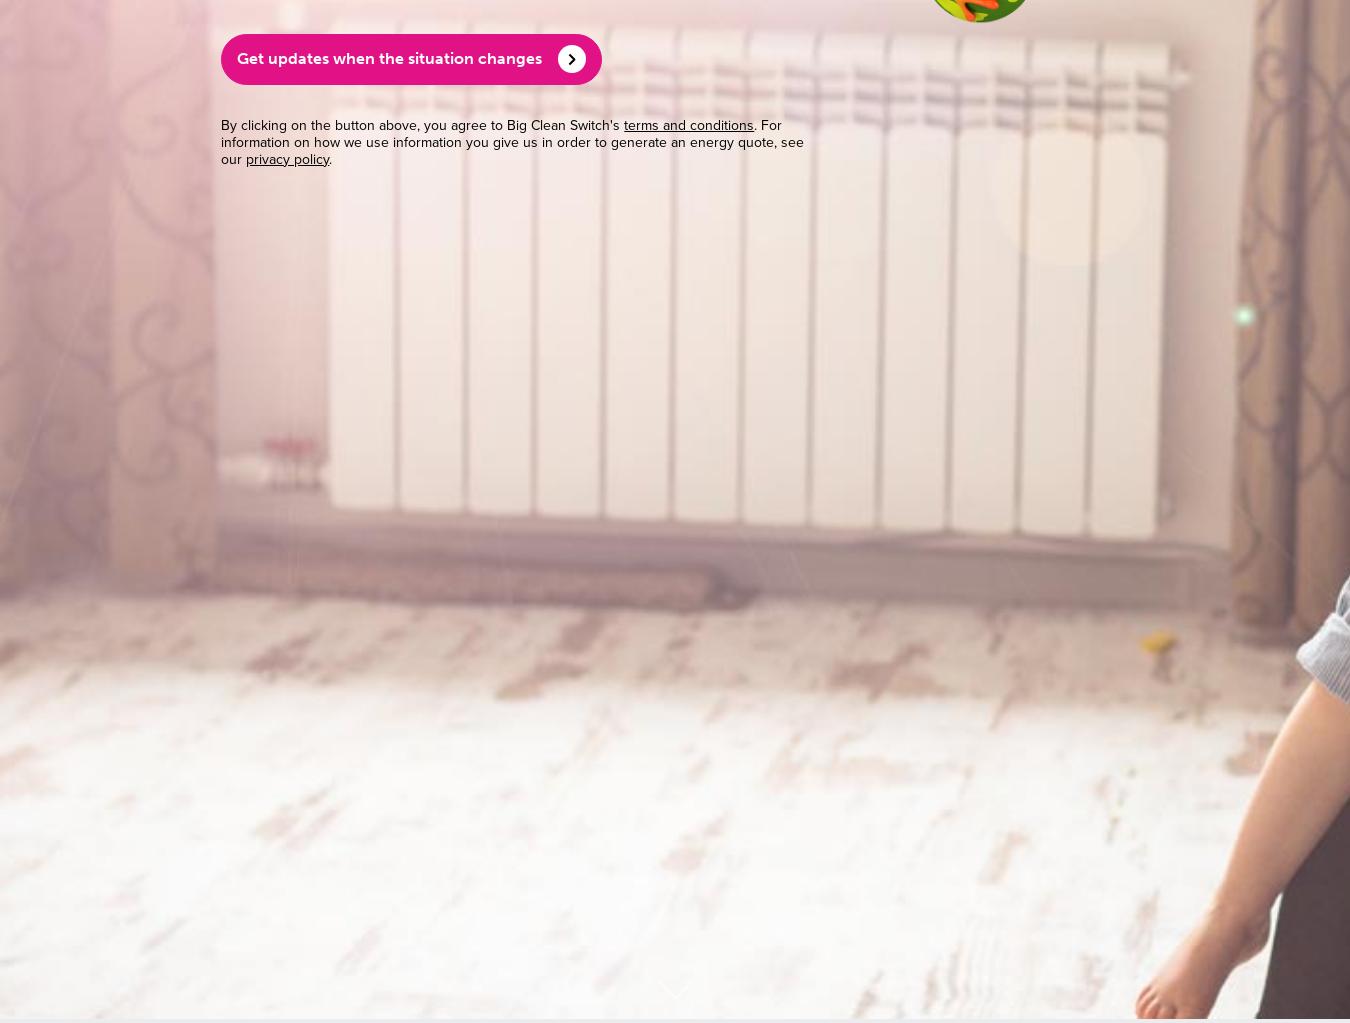  I want to click on 'Which?', so click(364, 437).